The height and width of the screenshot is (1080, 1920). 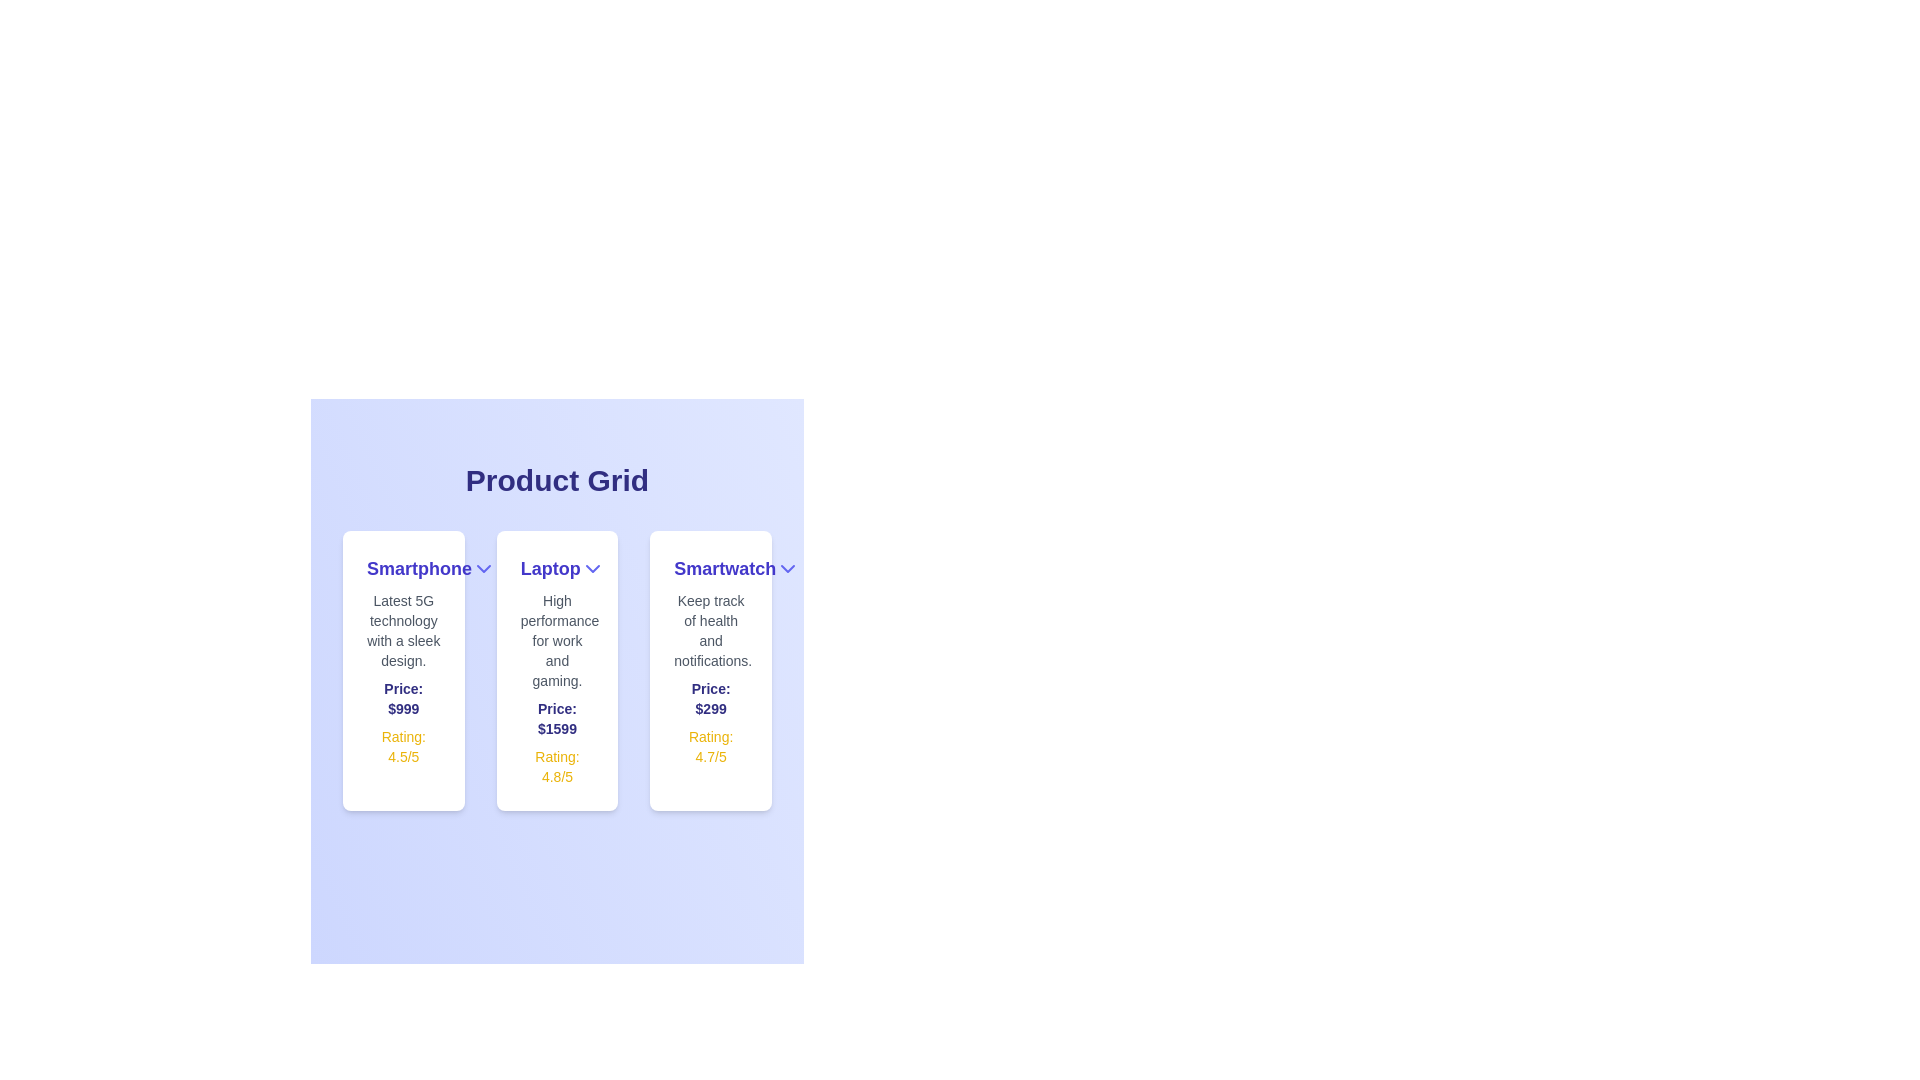 I want to click on the downward-facing chevron-shaped dropdown toggle icon, styled in navy blue, located immediately to the right of the 'Smartphone' label in the first card of the product grid, so click(x=484, y=569).